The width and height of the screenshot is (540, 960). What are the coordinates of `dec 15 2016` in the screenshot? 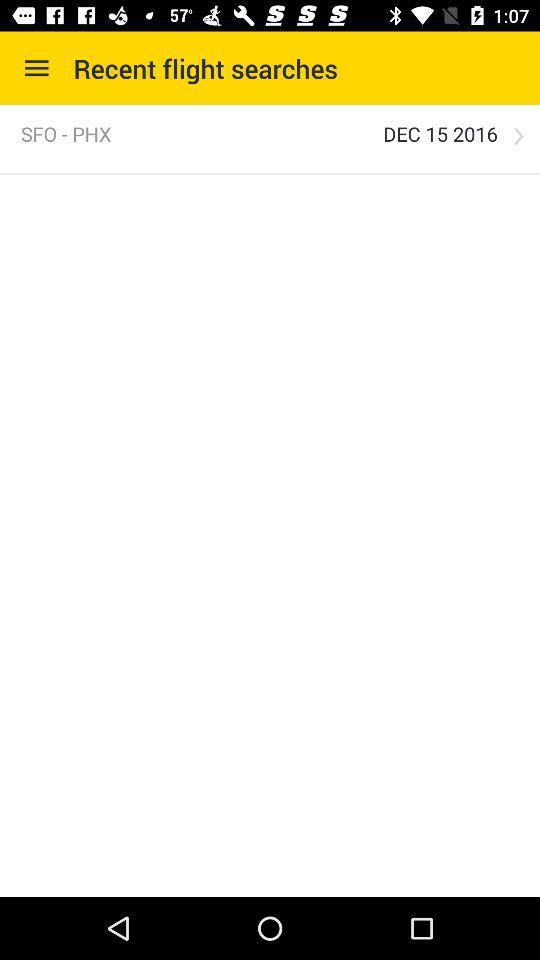 It's located at (440, 133).